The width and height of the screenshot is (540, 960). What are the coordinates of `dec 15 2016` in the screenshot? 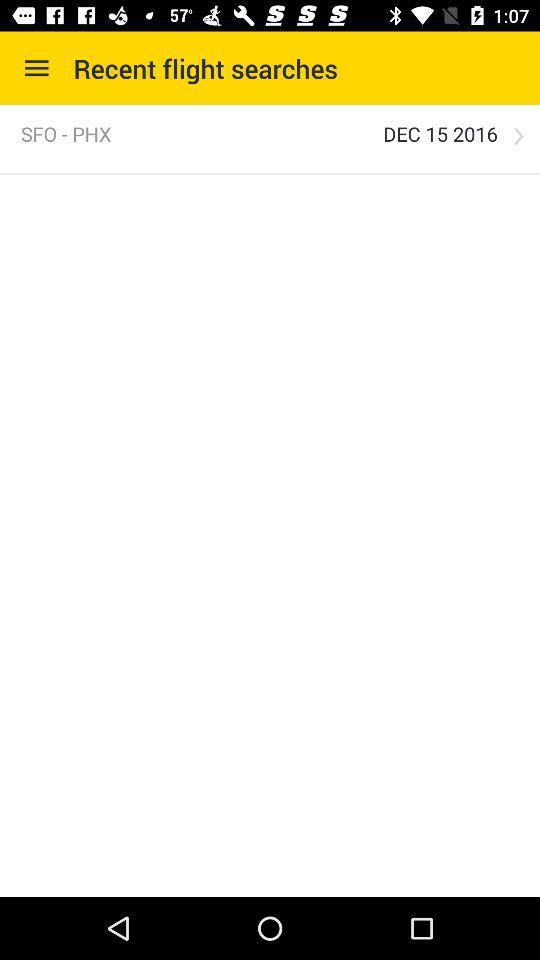 It's located at (440, 133).